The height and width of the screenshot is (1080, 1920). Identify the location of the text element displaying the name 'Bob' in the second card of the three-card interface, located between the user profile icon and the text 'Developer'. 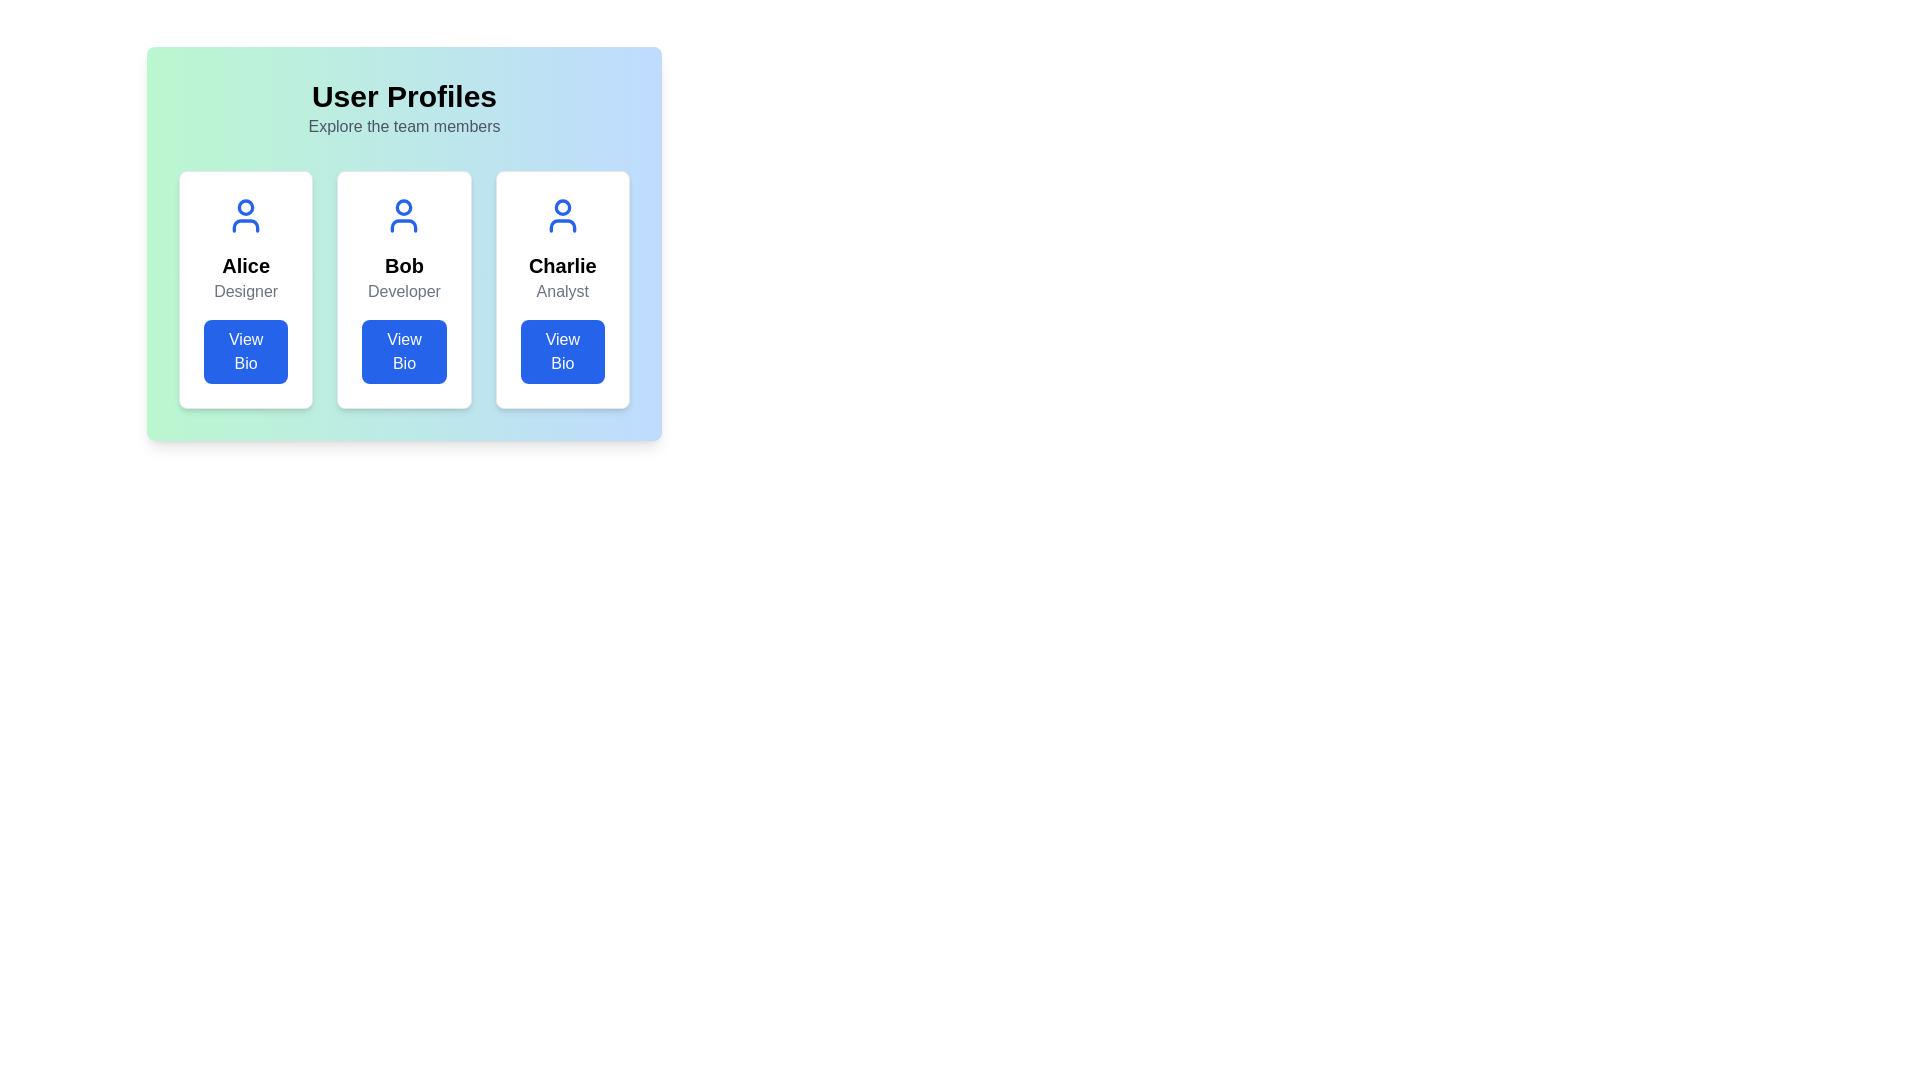
(403, 265).